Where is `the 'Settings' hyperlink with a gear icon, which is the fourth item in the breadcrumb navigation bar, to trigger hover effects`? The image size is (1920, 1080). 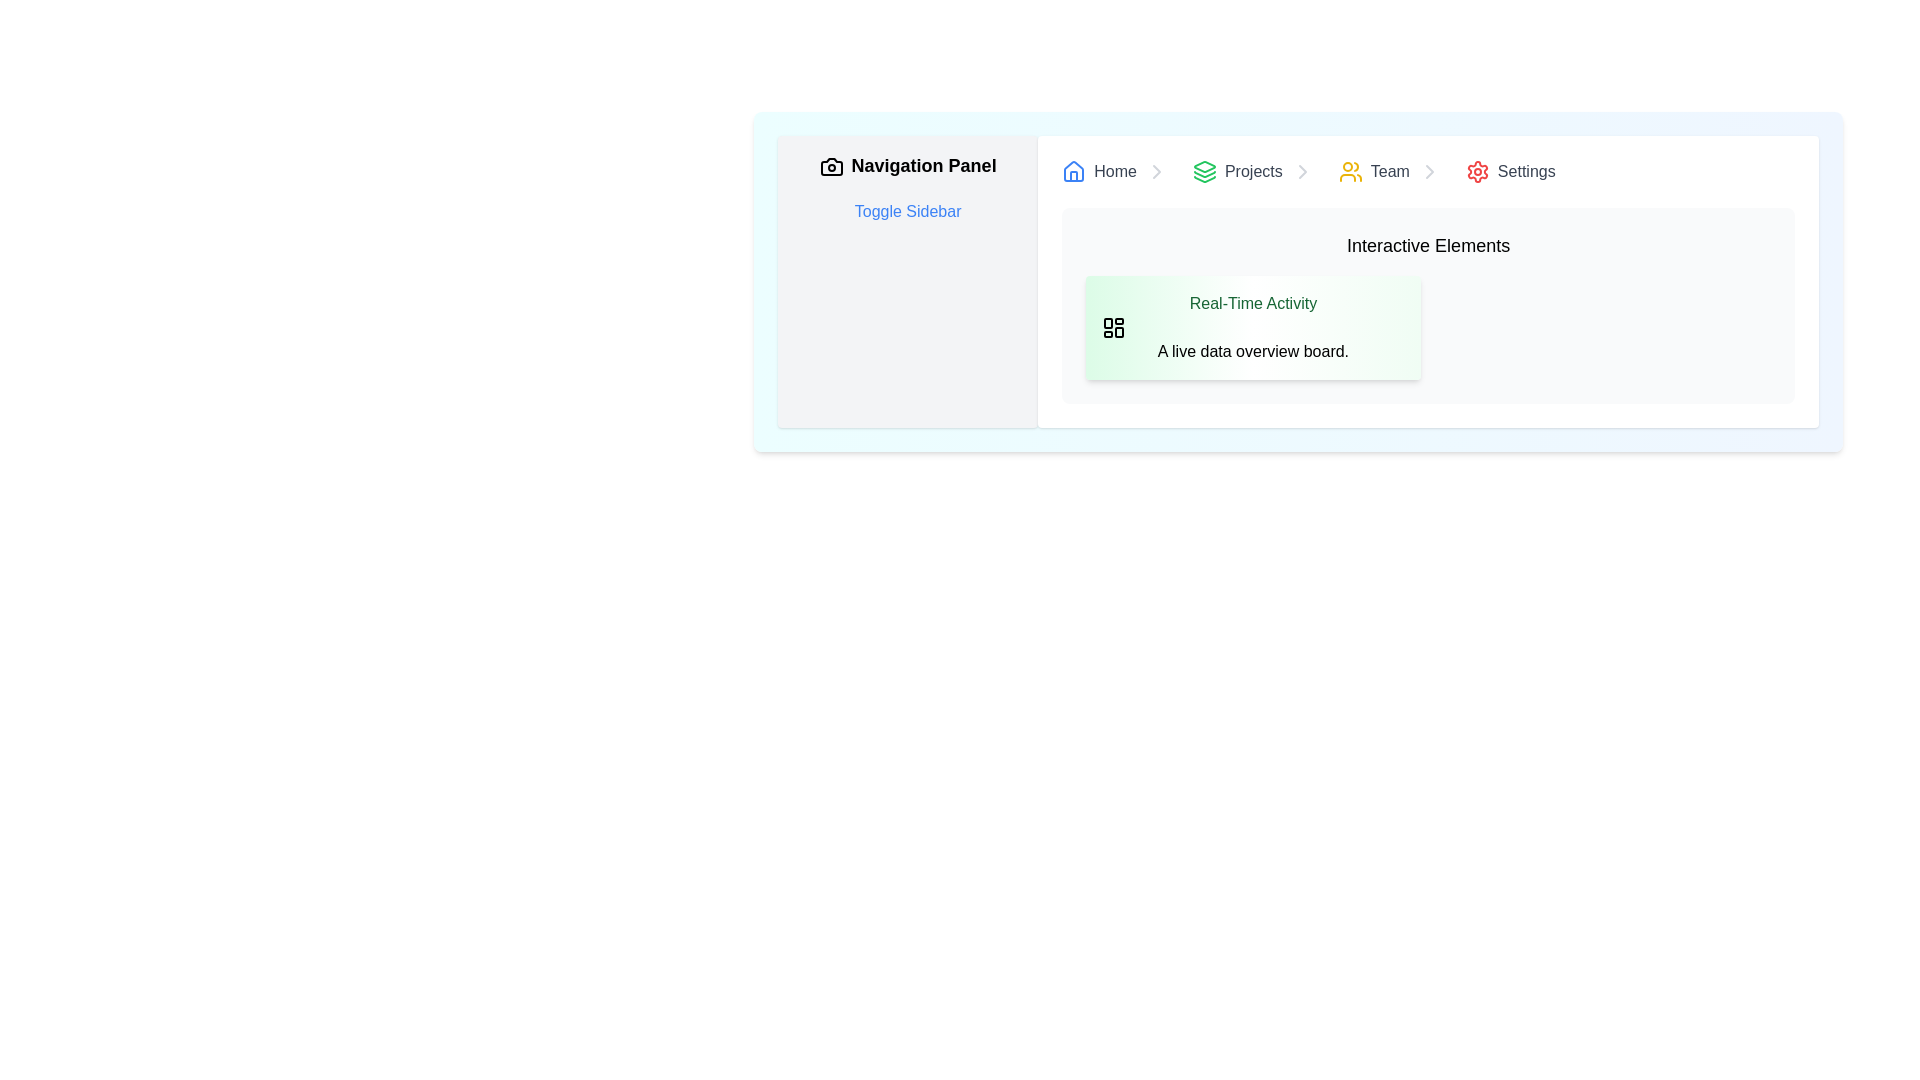
the 'Settings' hyperlink with a gear icon, which is the fourth item in the breadcrumb navigation bar, to trigger hover effects is located at coordinates (1510, 171).